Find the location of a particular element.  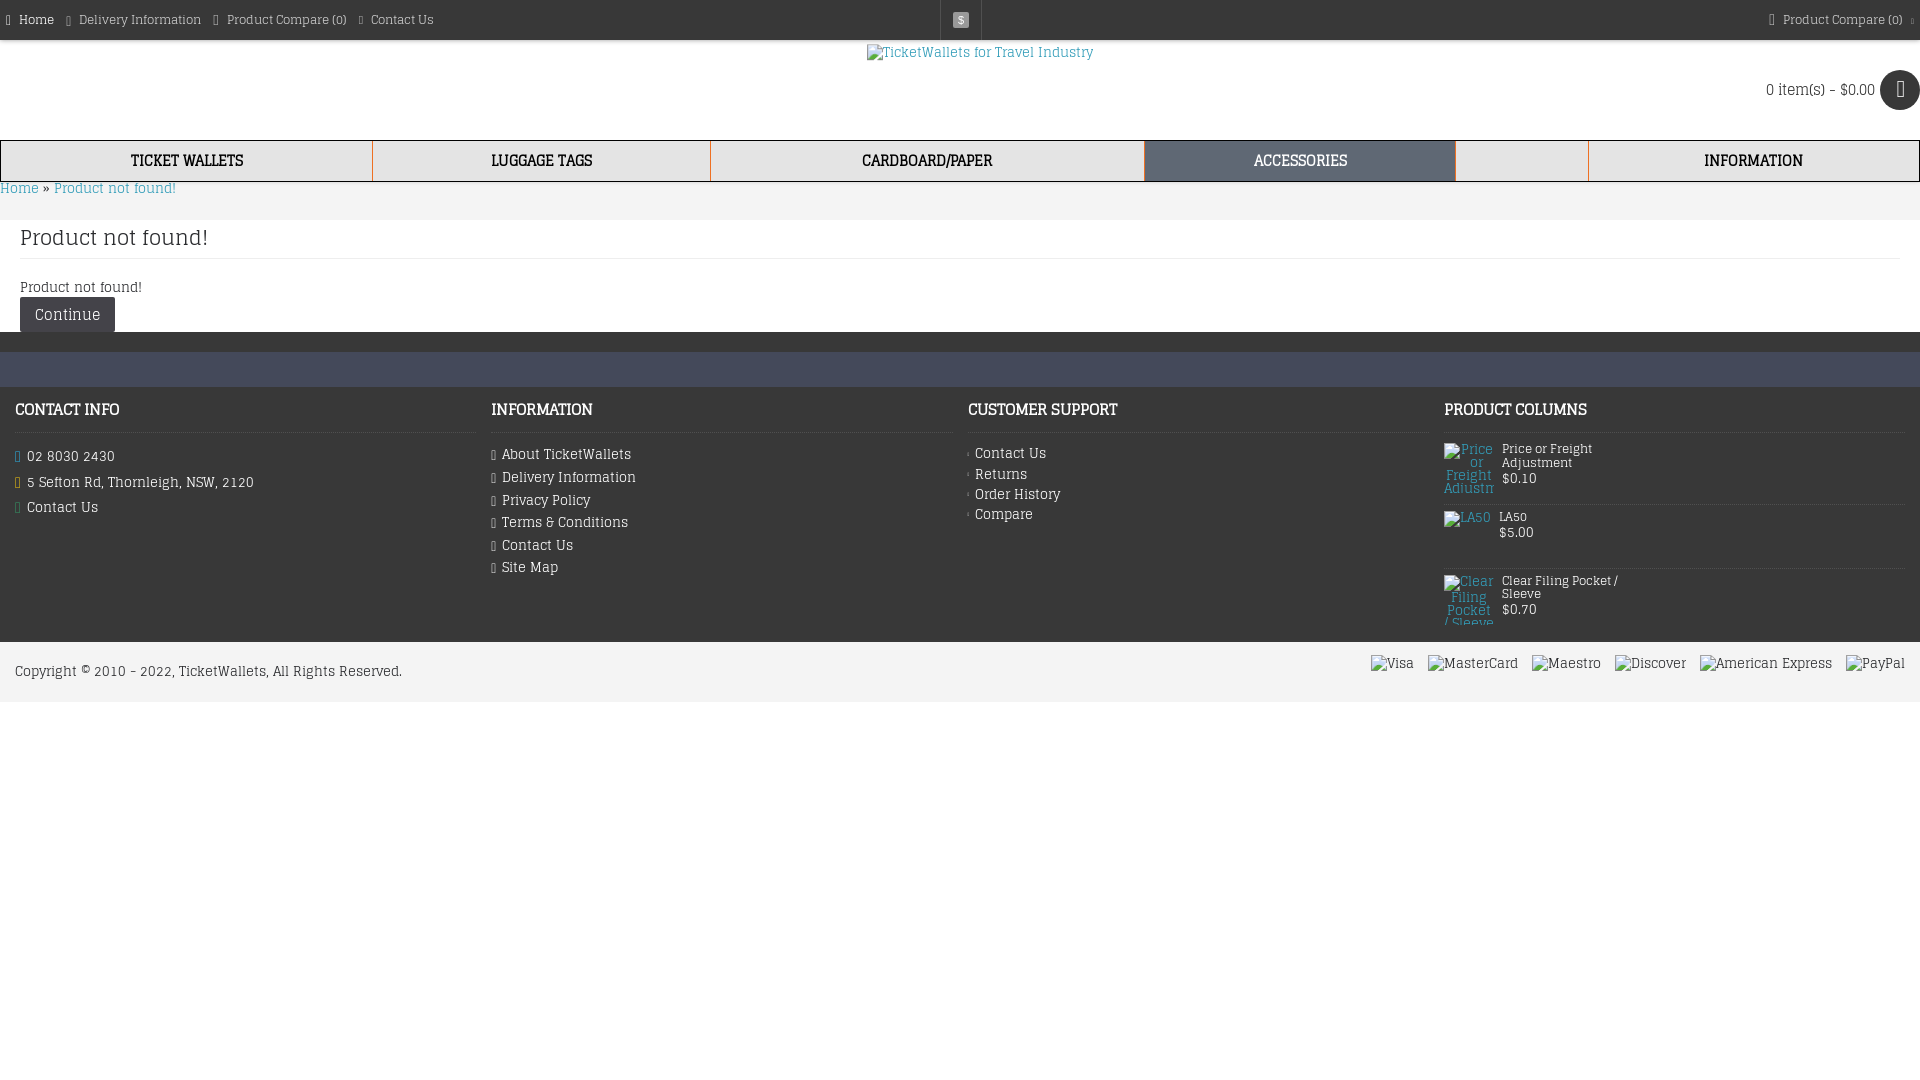

'Continue' is located at coordinates (19, 314).